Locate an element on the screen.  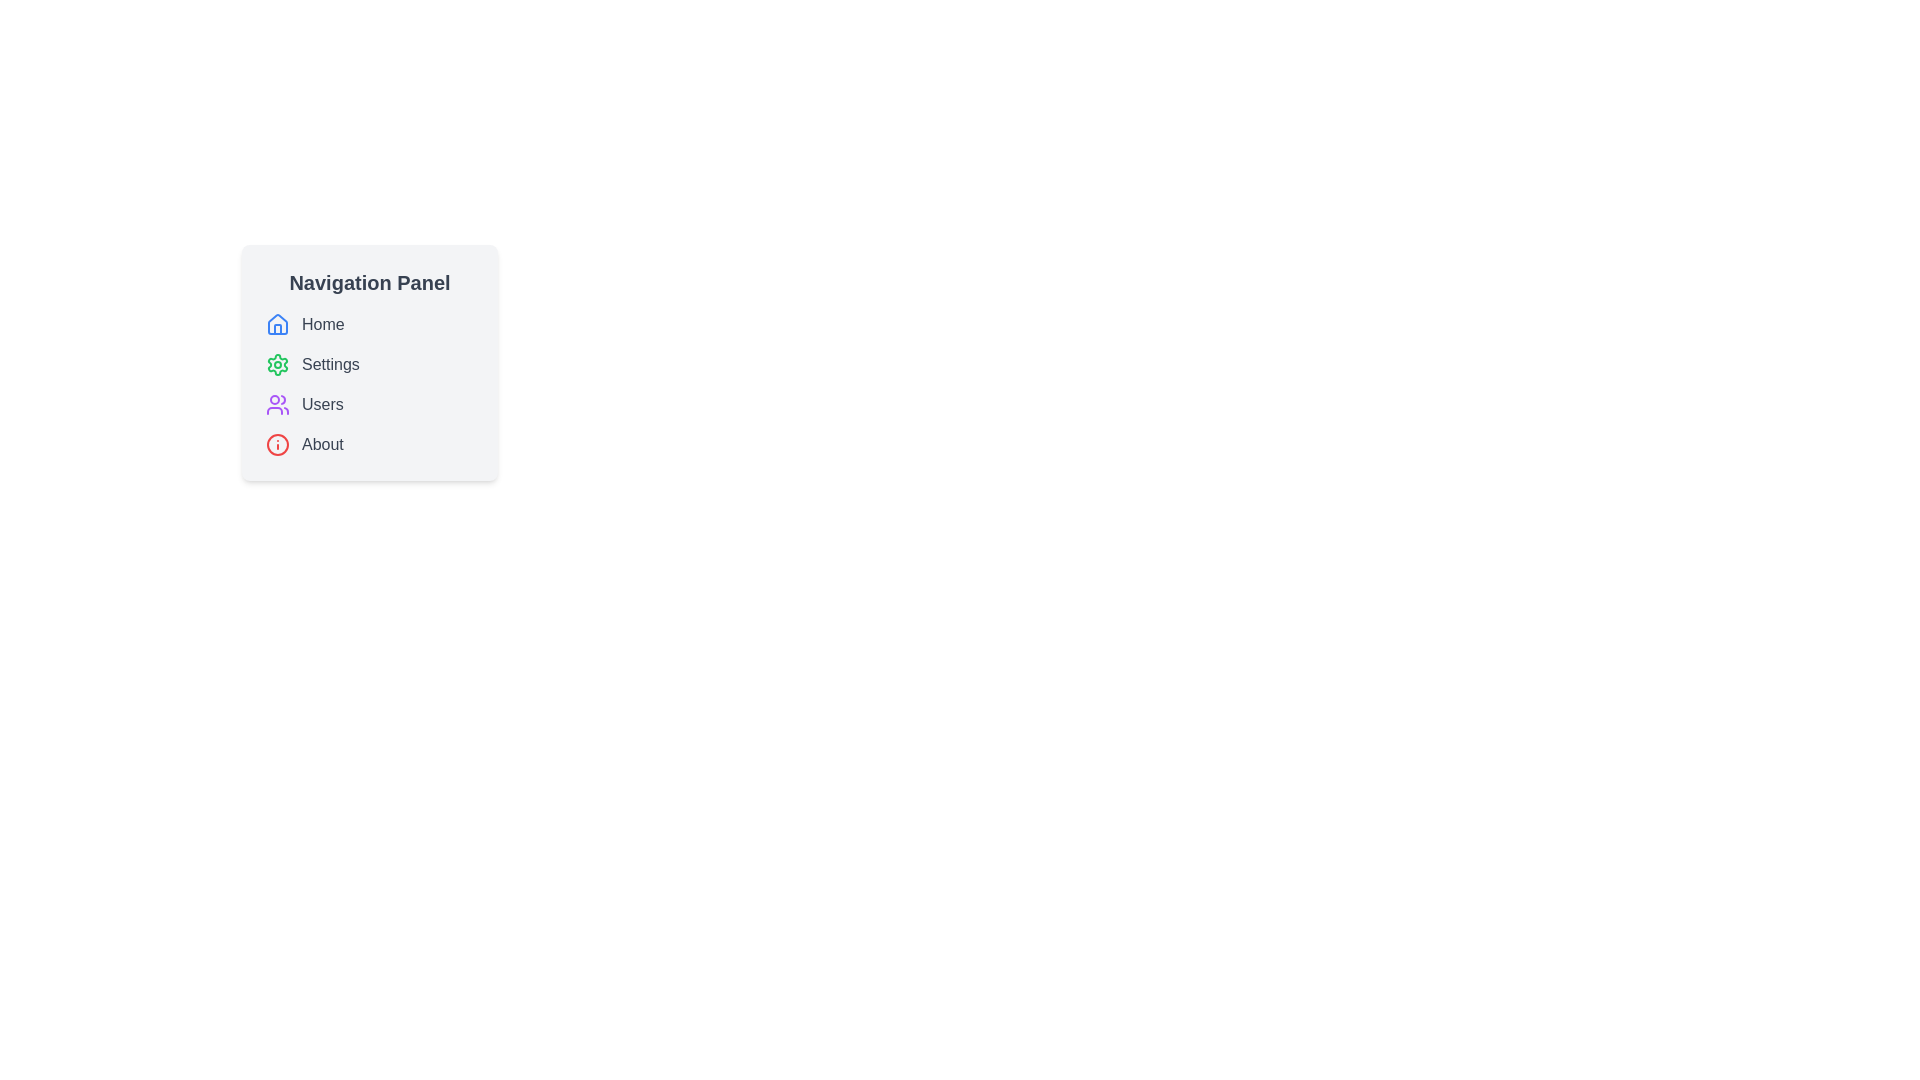
the header text label of the navigational sidebar, which provides context for the navigation links below it is located at coordinates (369, 282).